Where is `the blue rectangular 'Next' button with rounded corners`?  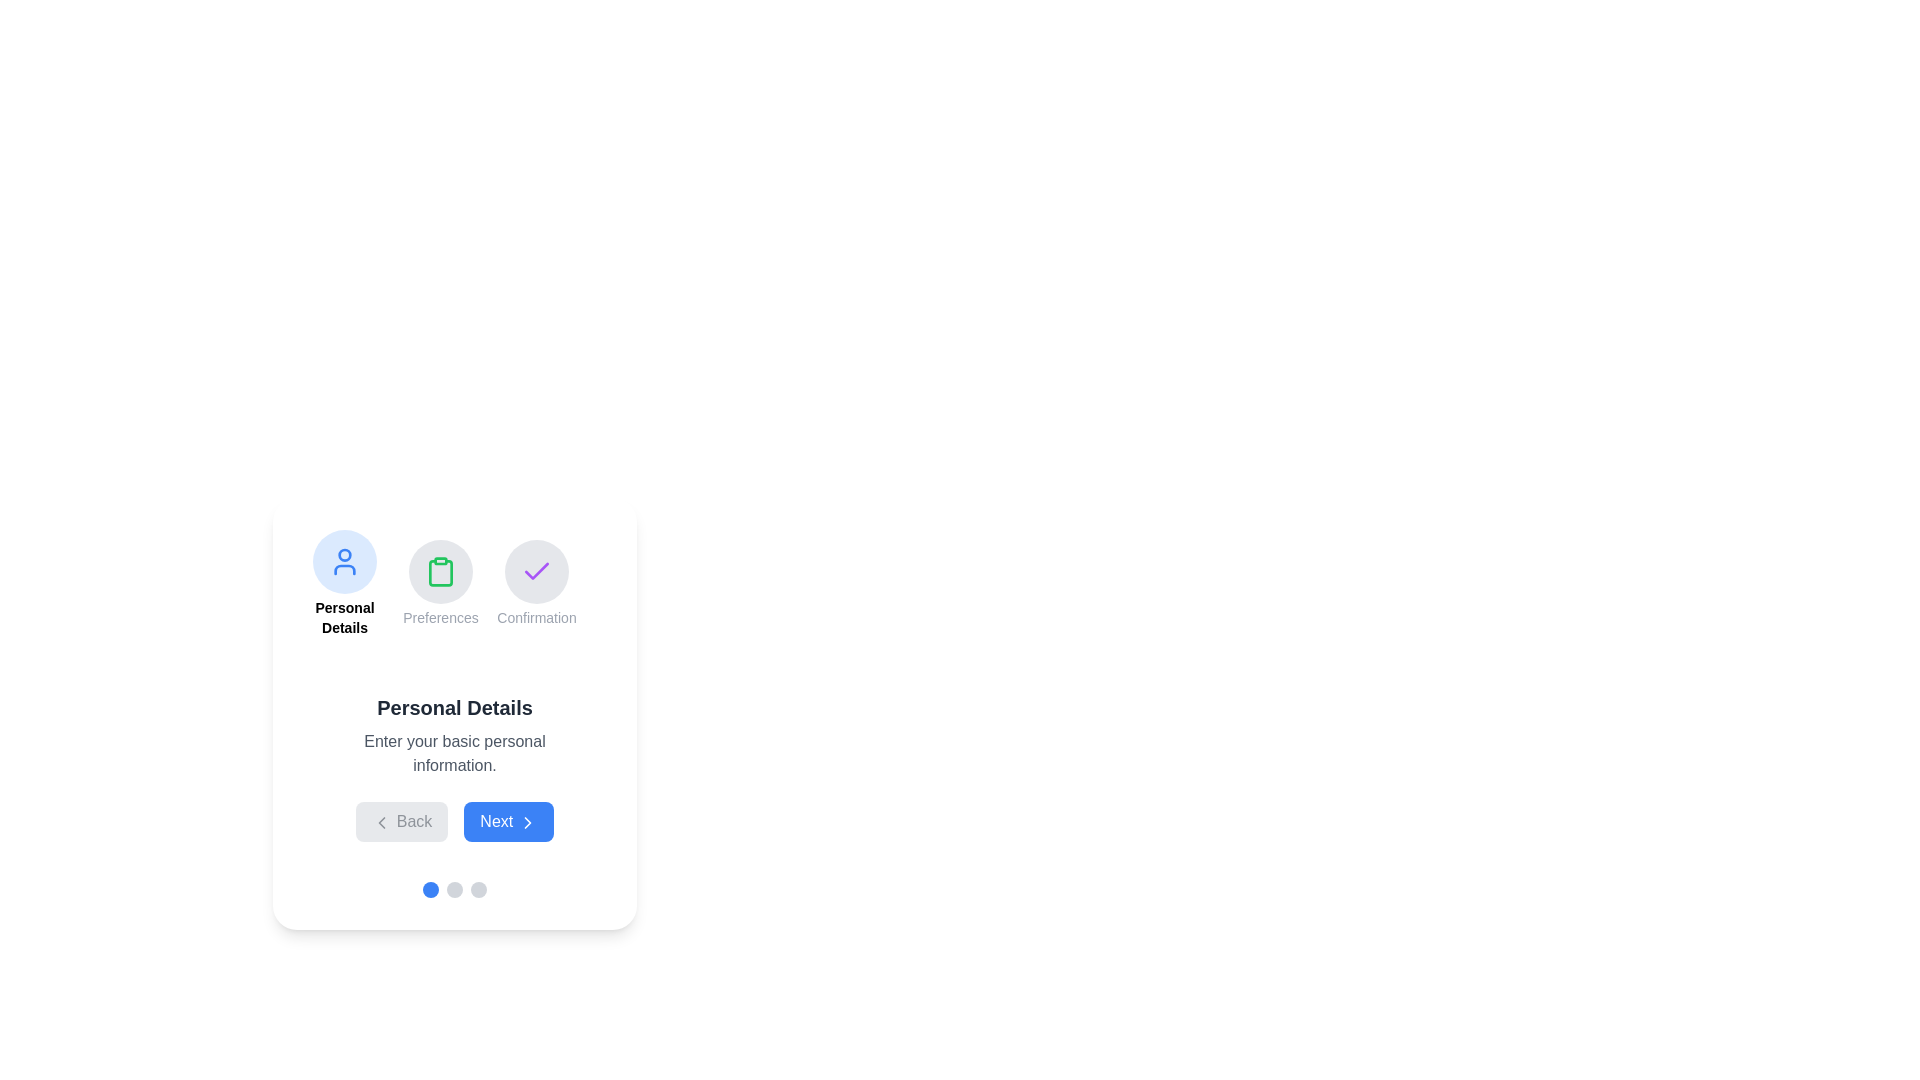 the blue rectangular 'Next' button with rounded corners is located at coordinates (508, 821).